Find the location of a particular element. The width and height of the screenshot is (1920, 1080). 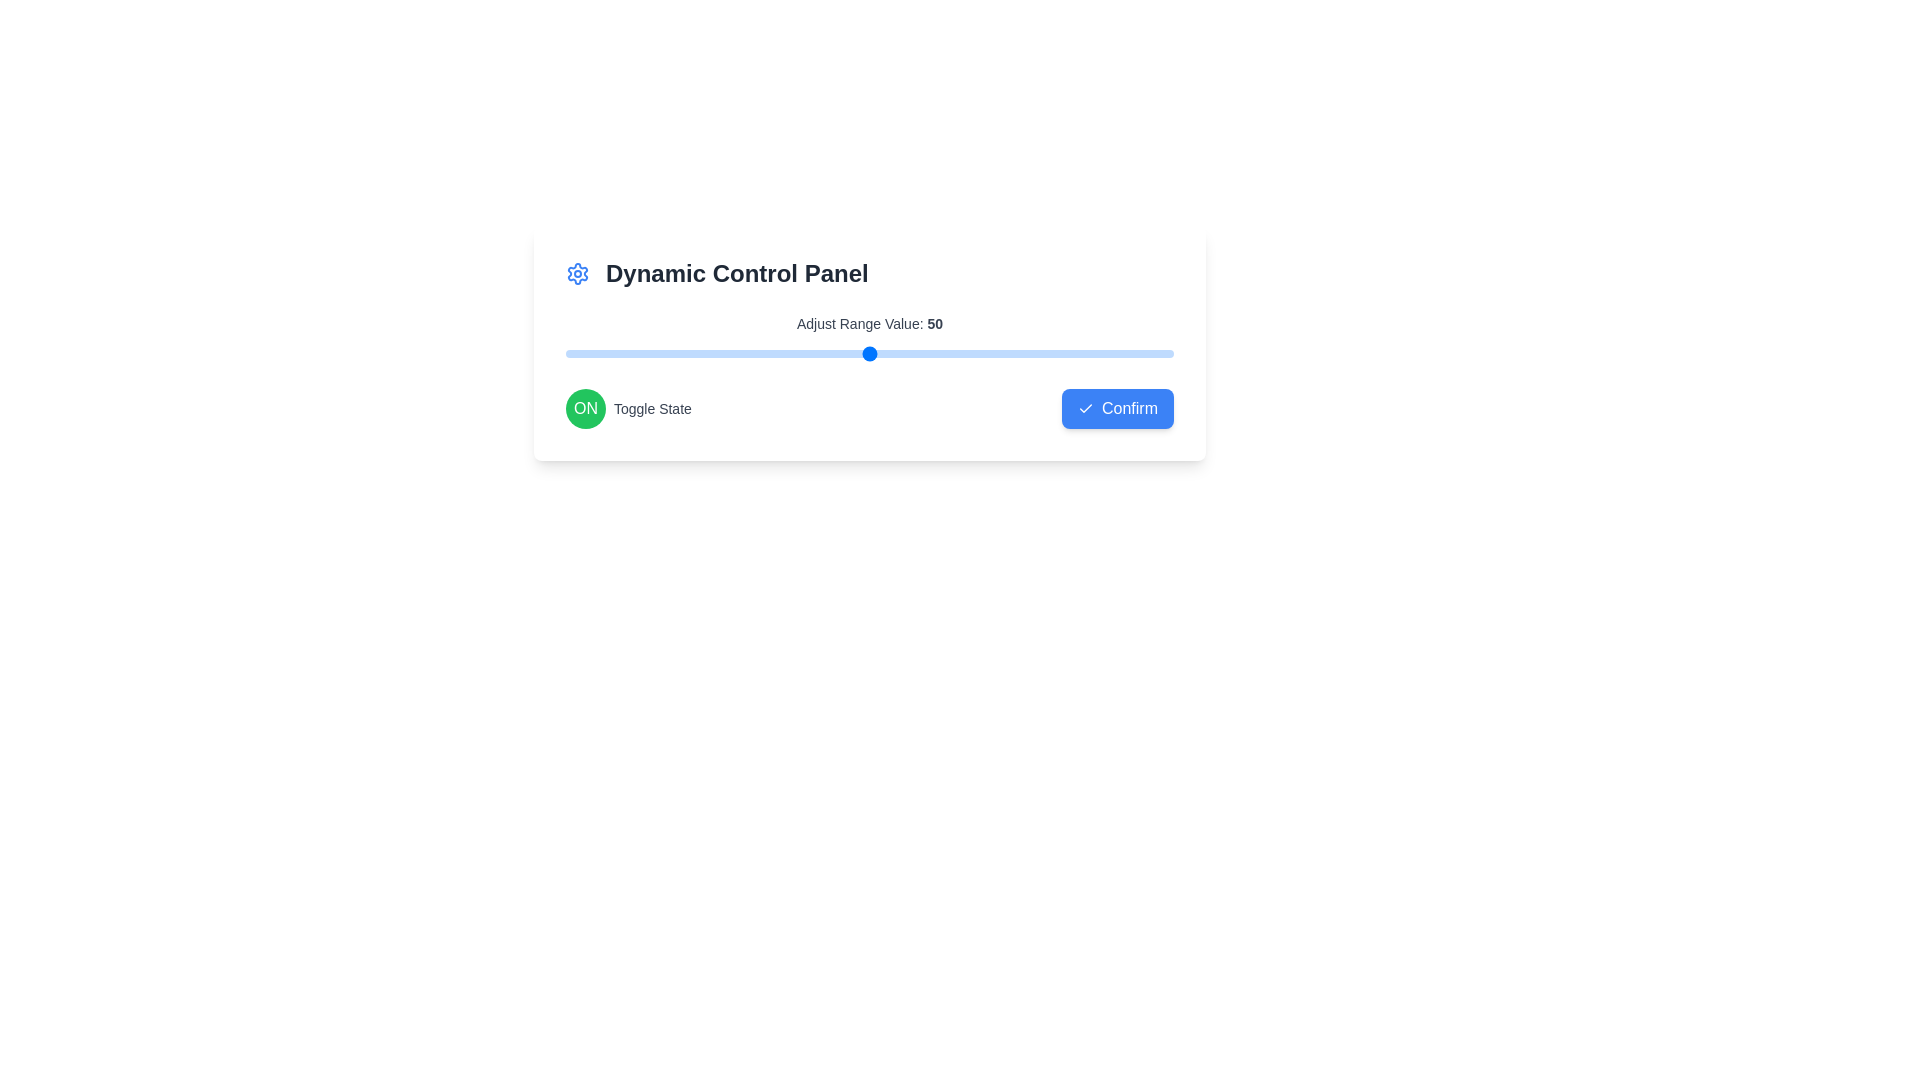

the settings icon located in the top-left corner of the 'Dynamic Control Panel' is located at coordinates (576, 273).